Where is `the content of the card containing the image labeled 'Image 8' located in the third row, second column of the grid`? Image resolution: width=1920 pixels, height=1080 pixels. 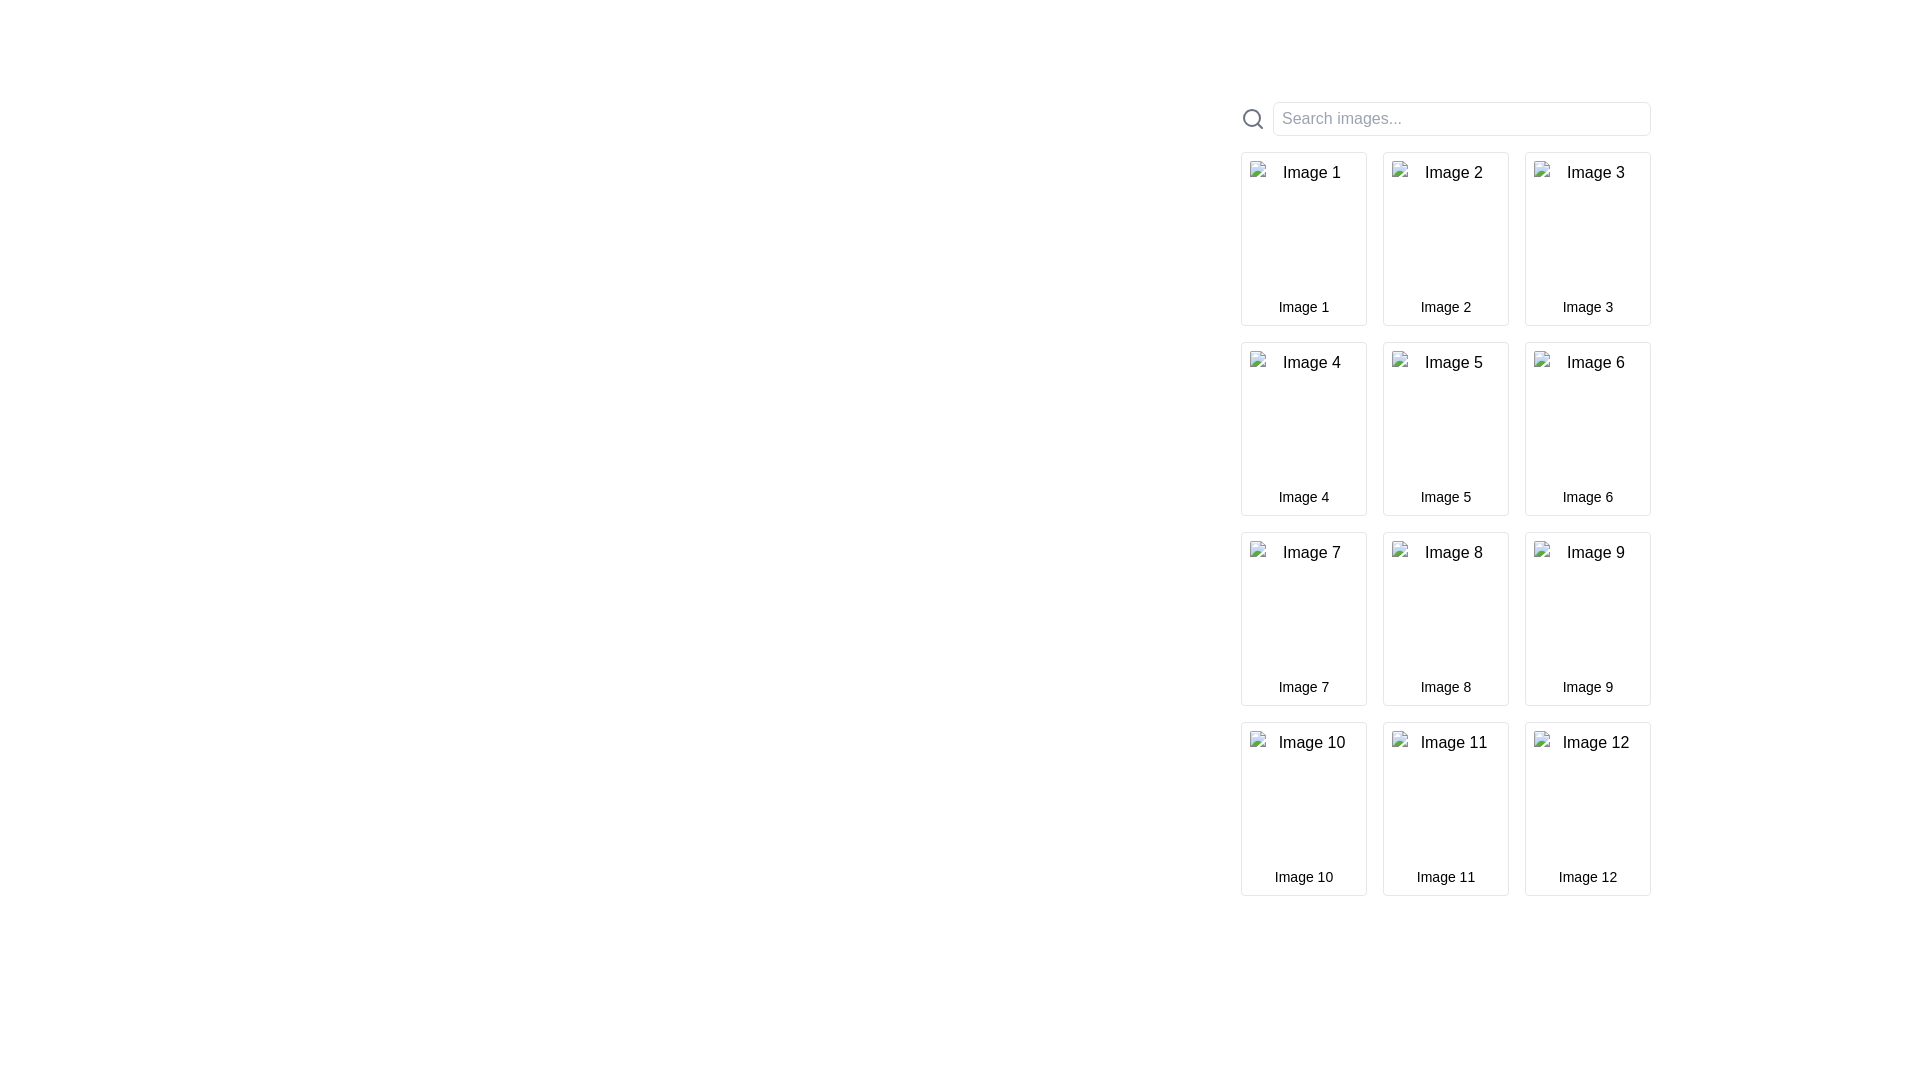
the content of the card containing the image labeled 'Image 8' located in the third row, second column of the grid is located at coordinates (1445, 617).